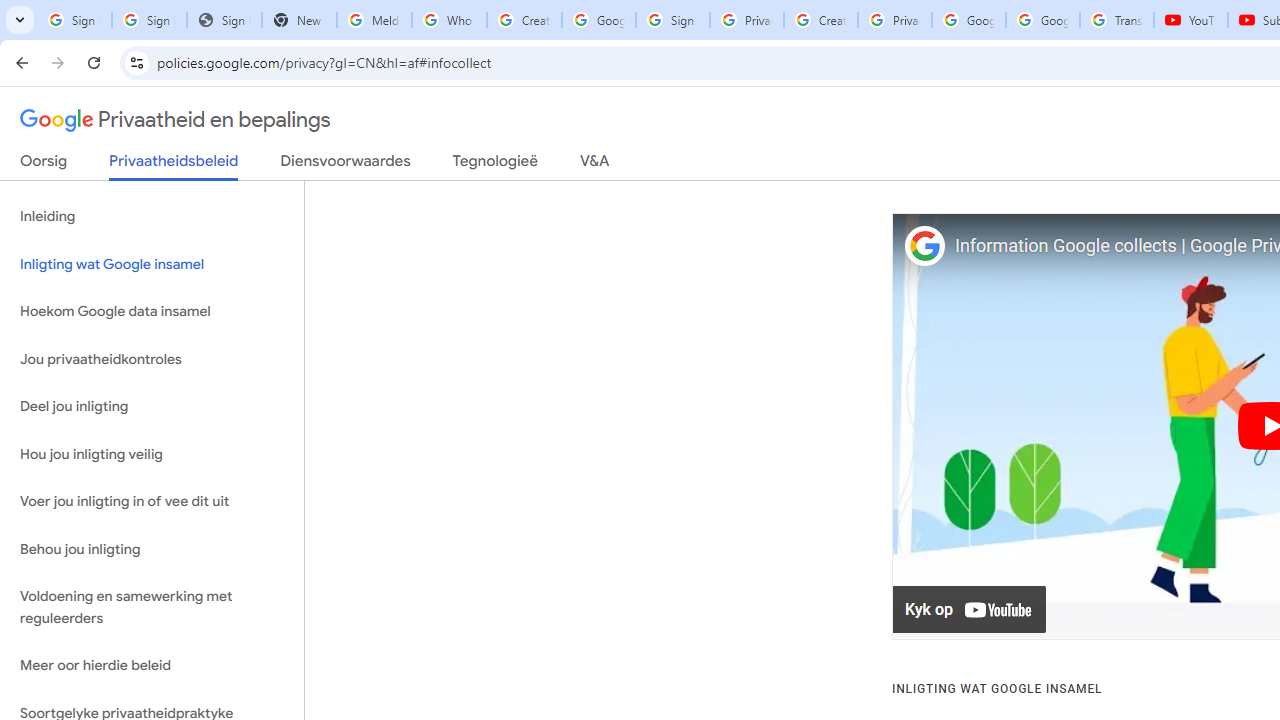 Image resolution: width=1280 pixels, height=720 pixels. Describe the element at coordinates (151, 406) in the screenshot. I see `'Deel jou inligting'` at that location.